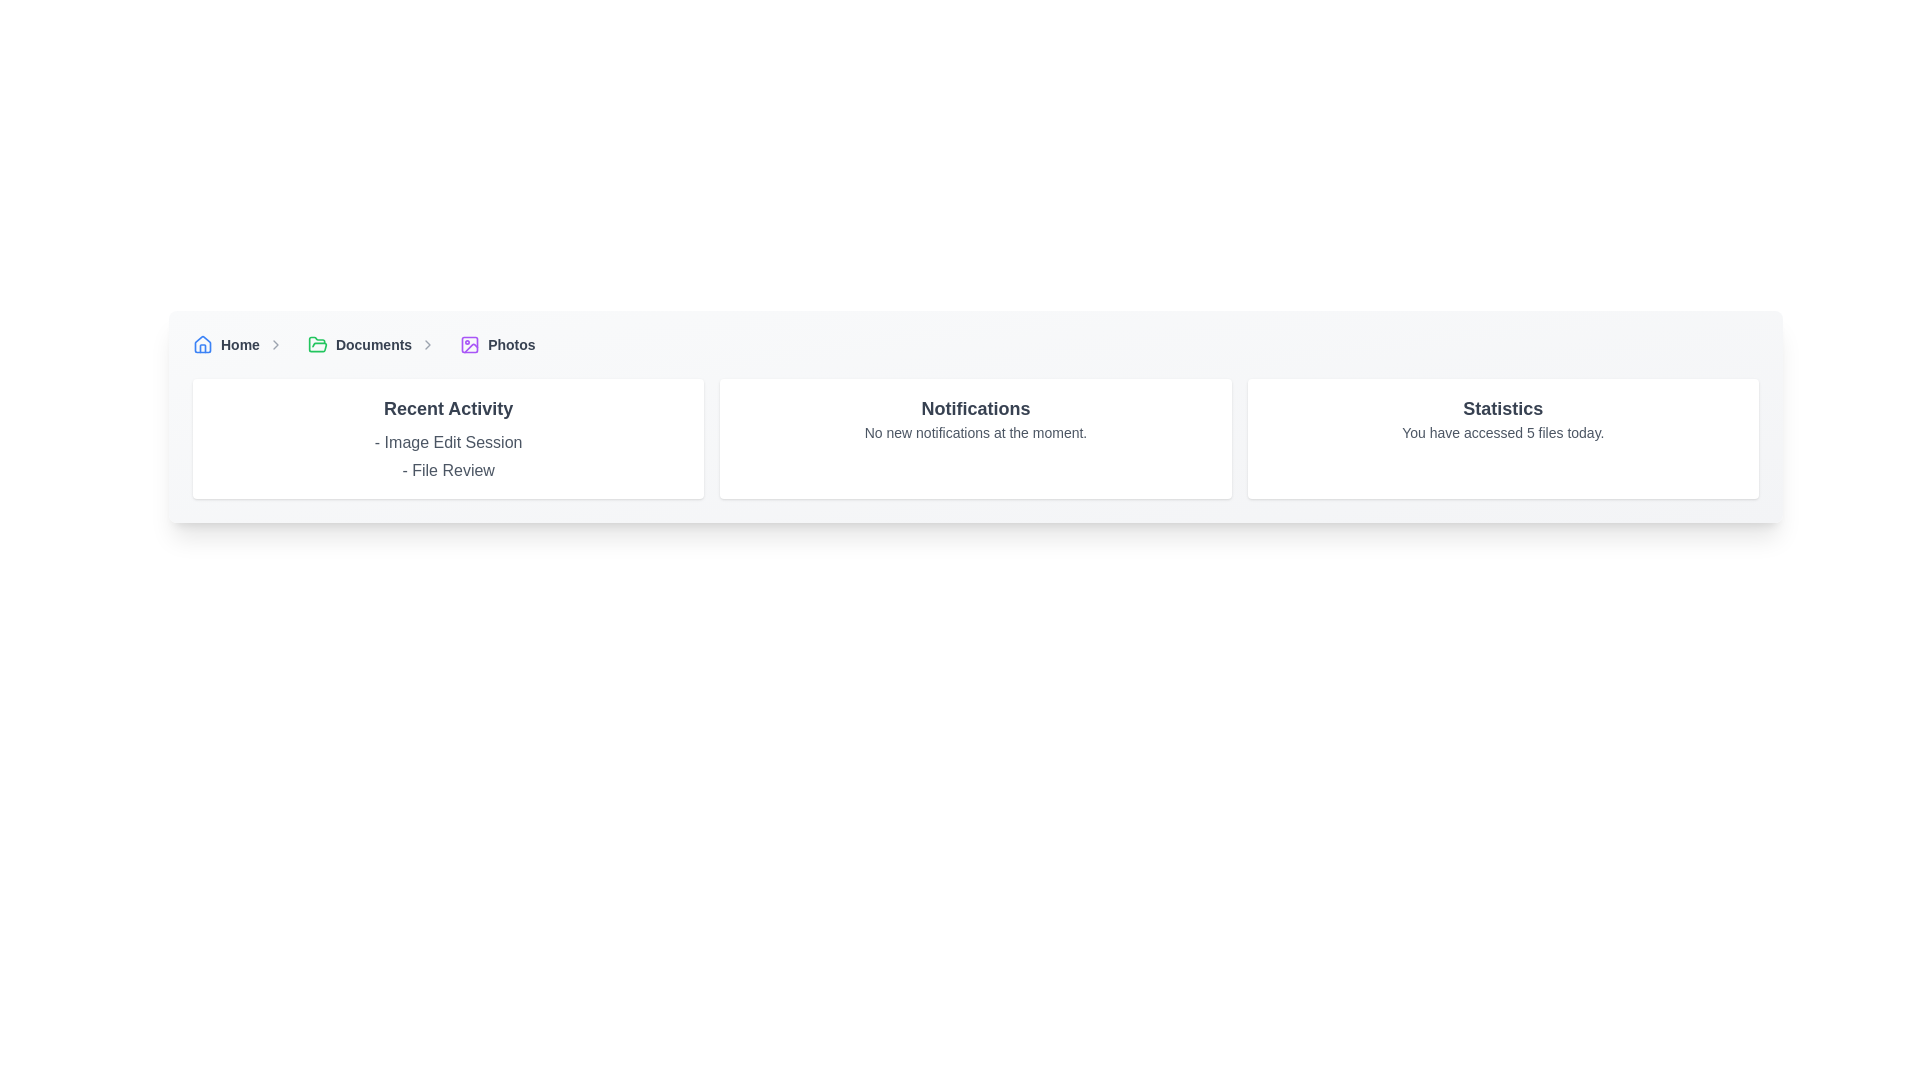  What do you see at coordinates (1503, 431) in the screenshot?
I see `the text label that reads 'You have accessed 5 files today.', which is displayed in a small-sized font with a gray color, located beneath the 'Statistics' header` at bounding box center [1503, 431].